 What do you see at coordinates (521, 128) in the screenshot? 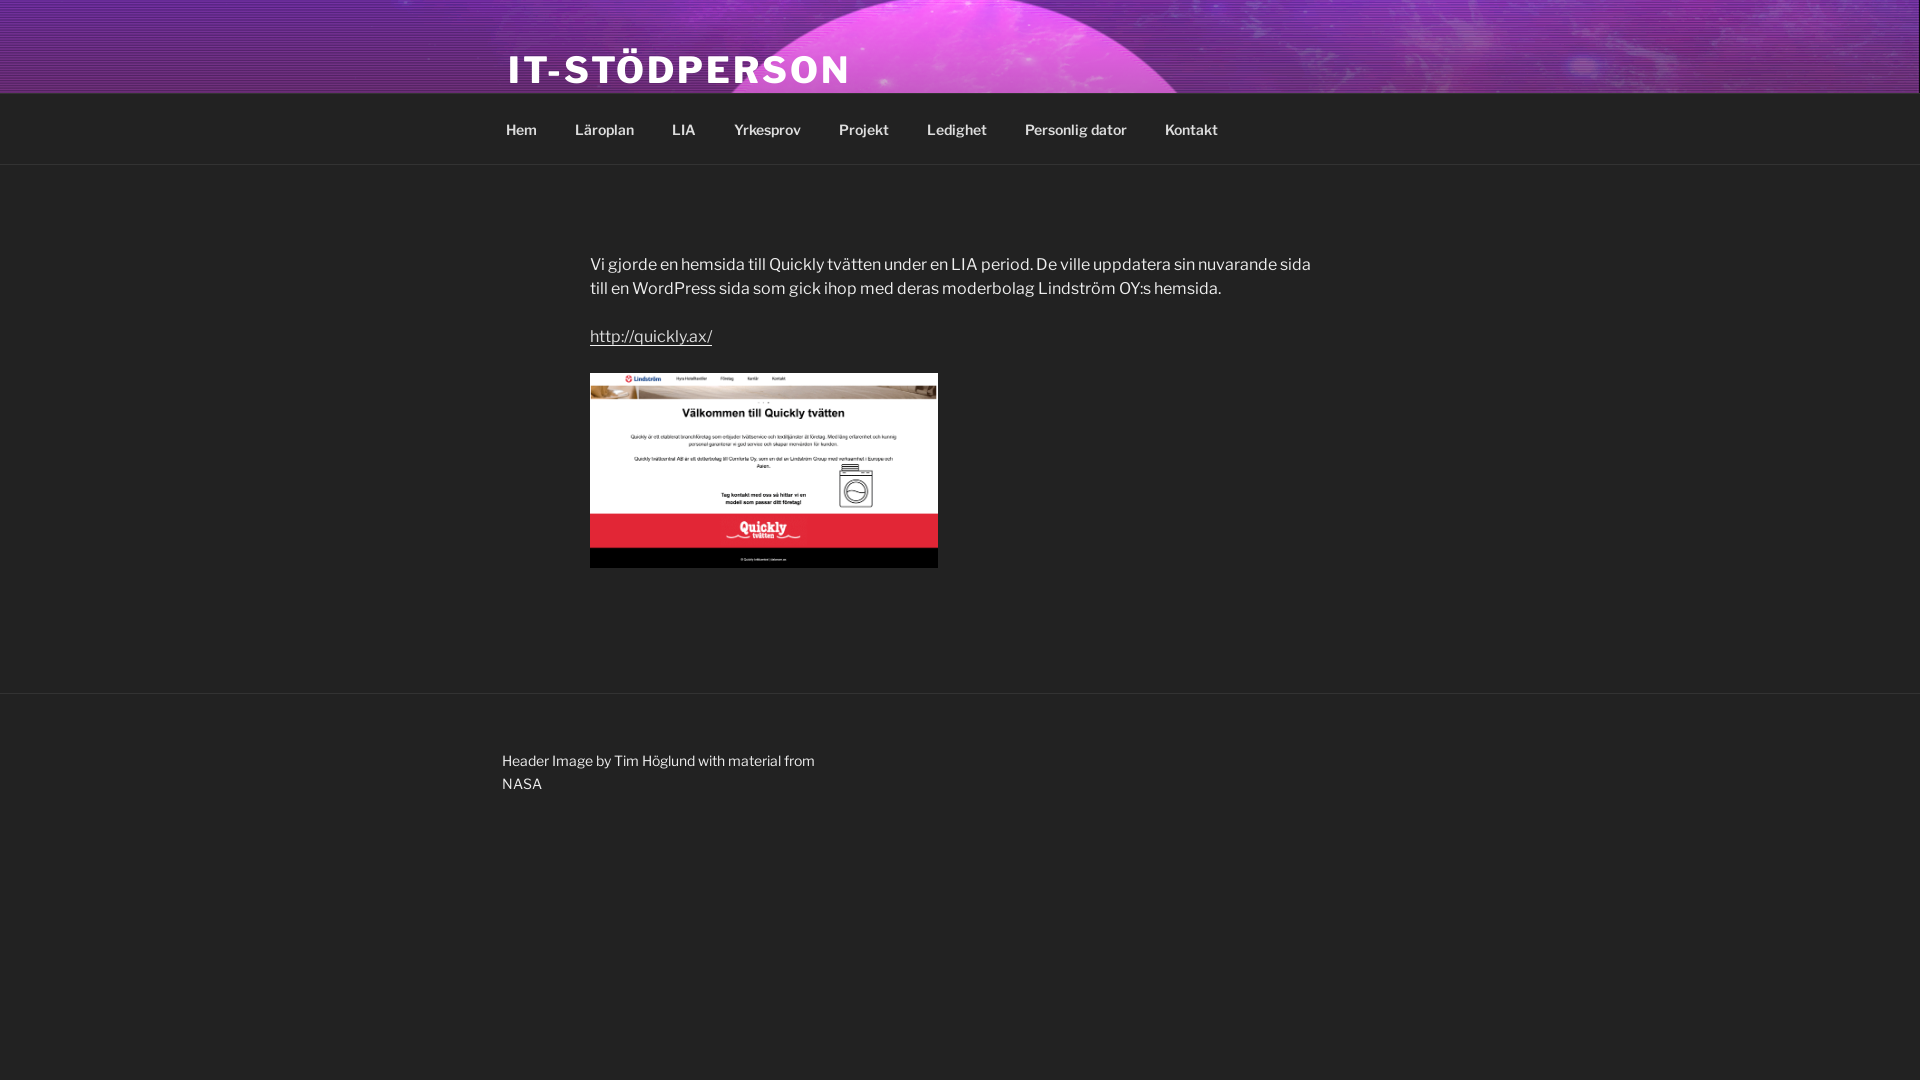
I see `'Hem'` at bounding box center [521, 128].